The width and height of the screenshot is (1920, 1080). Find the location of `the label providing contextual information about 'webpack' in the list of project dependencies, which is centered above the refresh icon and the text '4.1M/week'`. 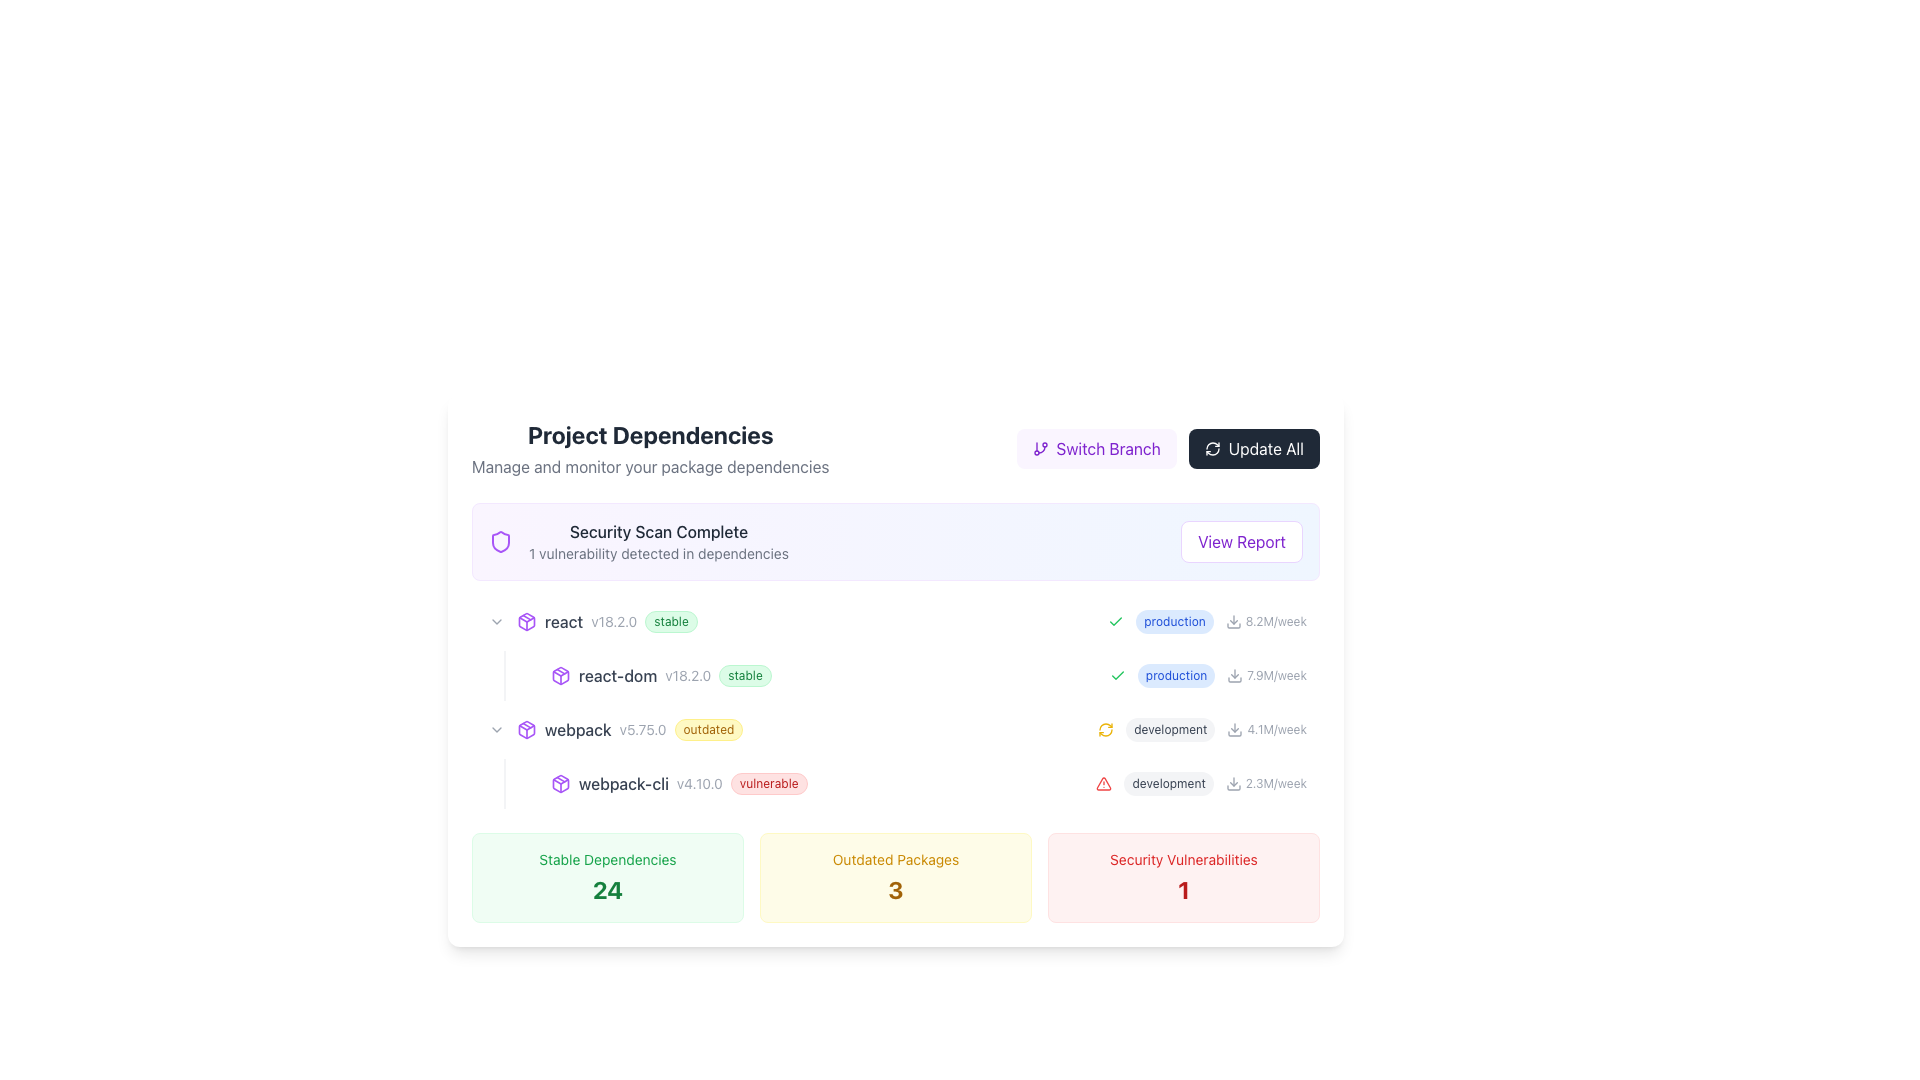

the label providing contextual information about 'webpack' in the list of project dependencies, which is centered above the refresh icon and the text '4.1M/week' is located at coordinates (1170, 729).